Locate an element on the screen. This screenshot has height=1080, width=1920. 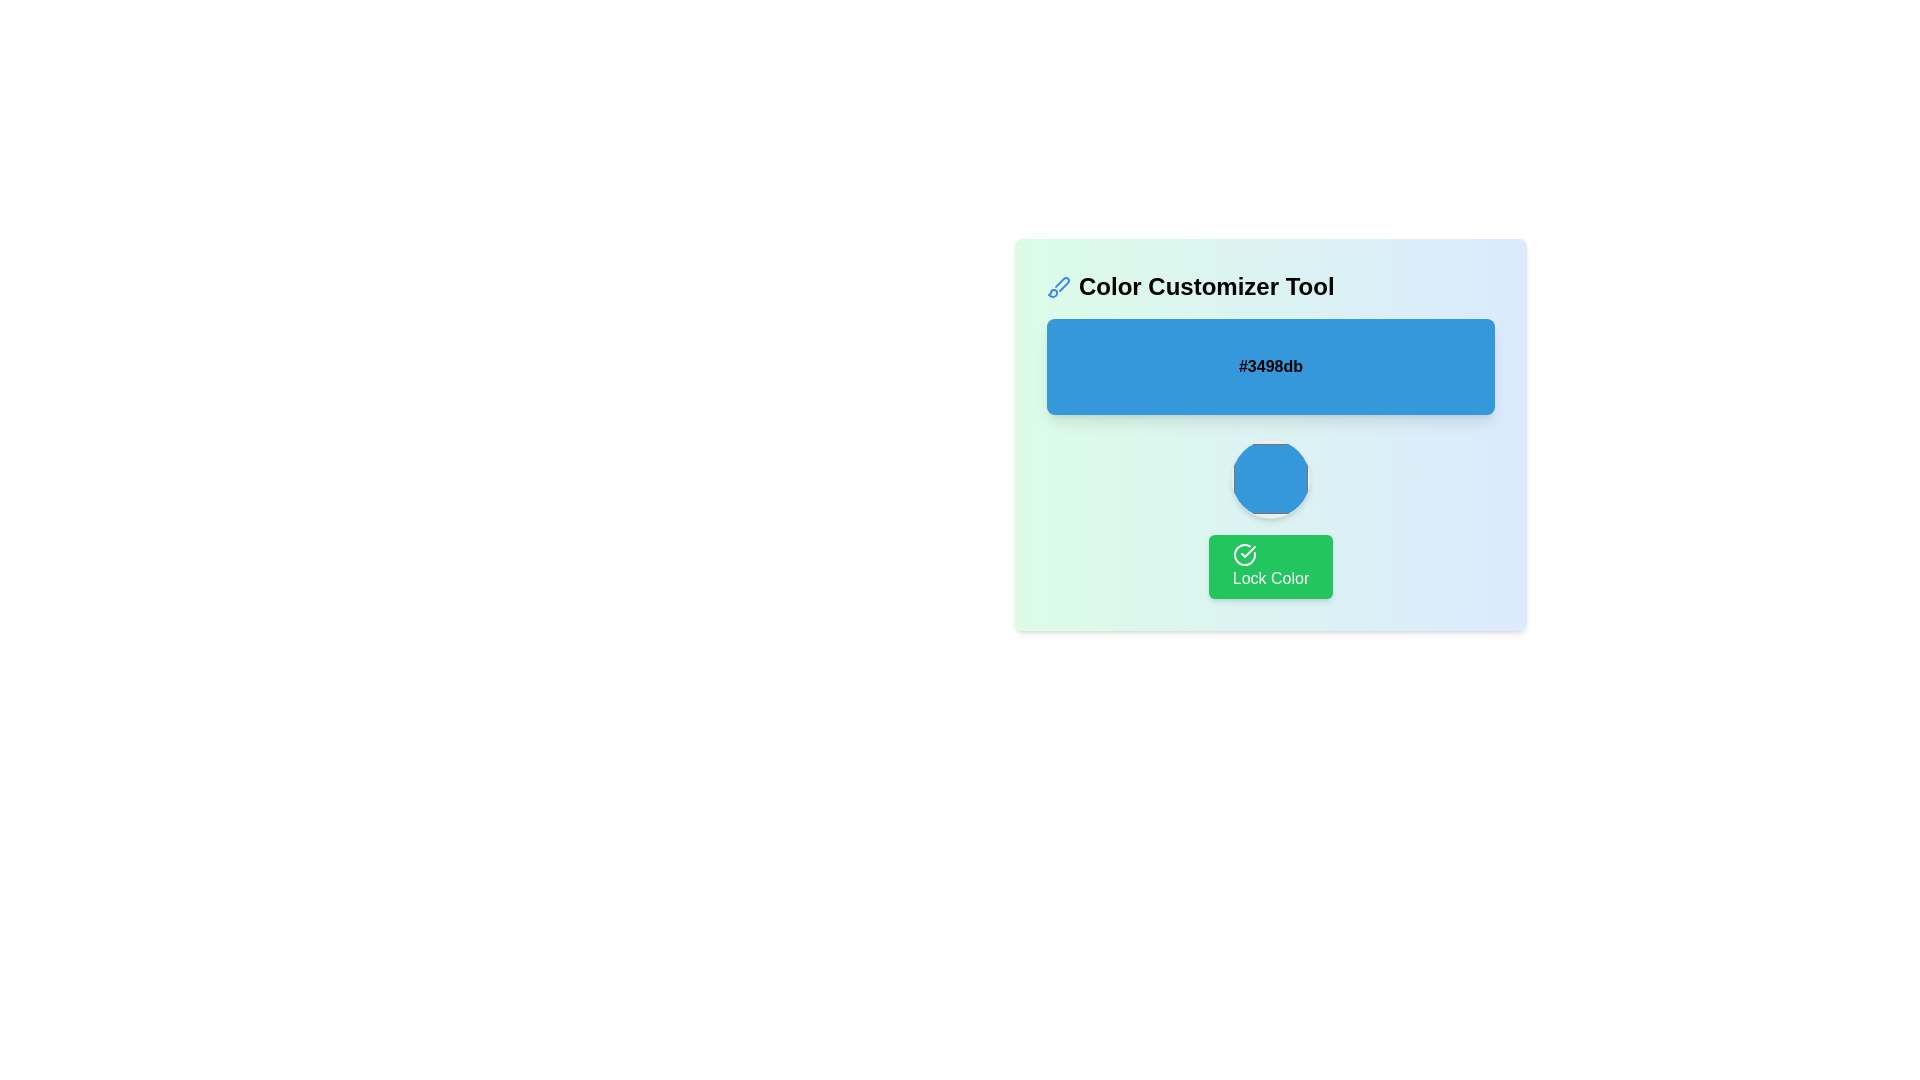
the blue brush-like vector graphic icon positioned near the 'Color Customizer Tool' text is located at coordinates (1061, 284).